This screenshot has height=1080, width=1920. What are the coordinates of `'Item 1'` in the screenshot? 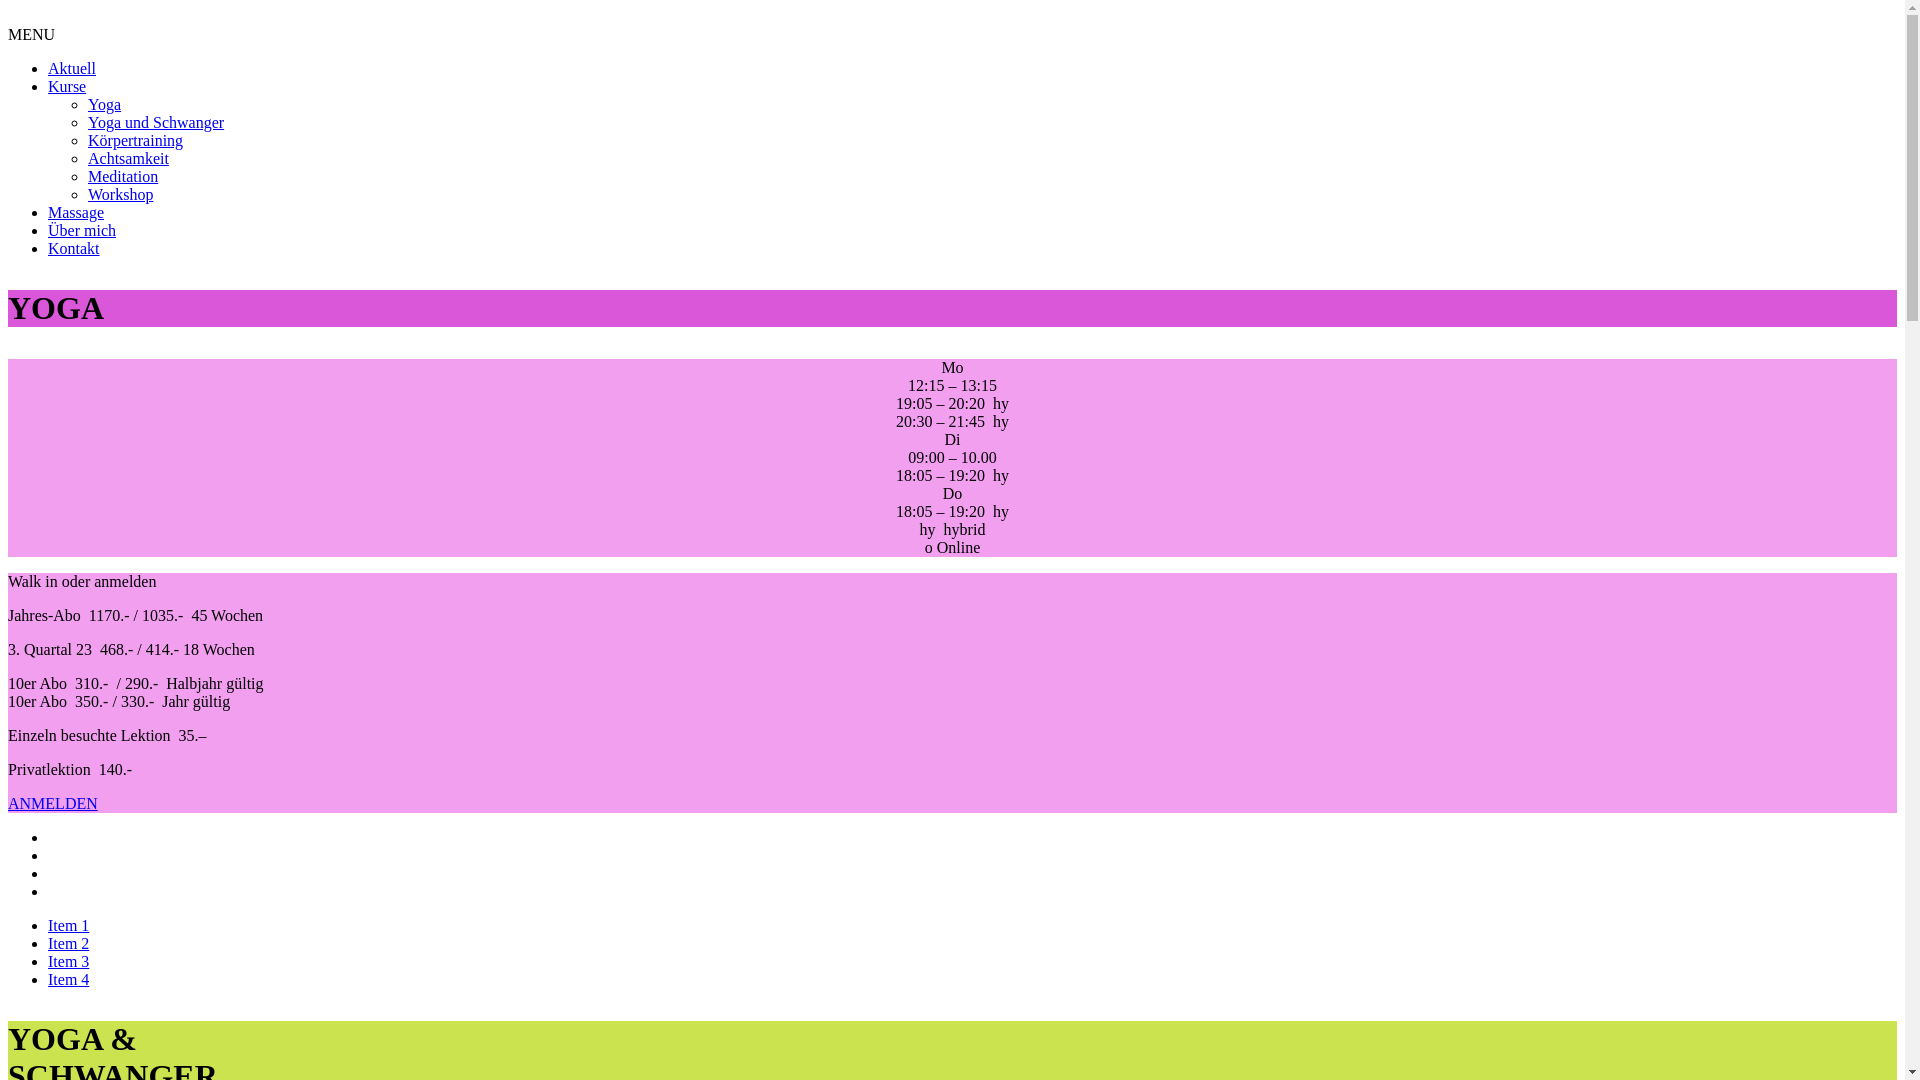 It's located at (48, 925).